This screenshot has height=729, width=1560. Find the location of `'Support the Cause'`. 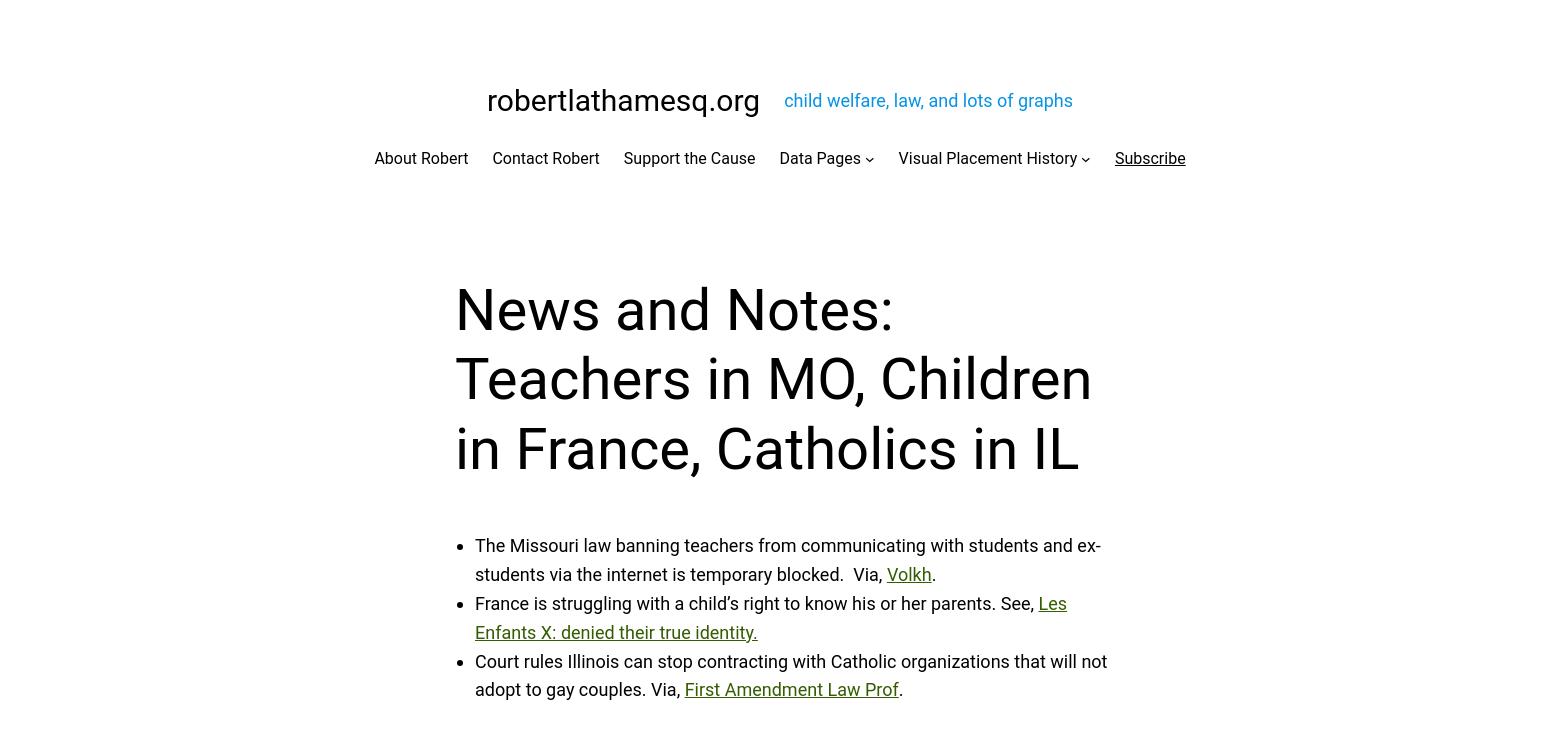

'Support the Cause' is located at coordinates (688, 157).